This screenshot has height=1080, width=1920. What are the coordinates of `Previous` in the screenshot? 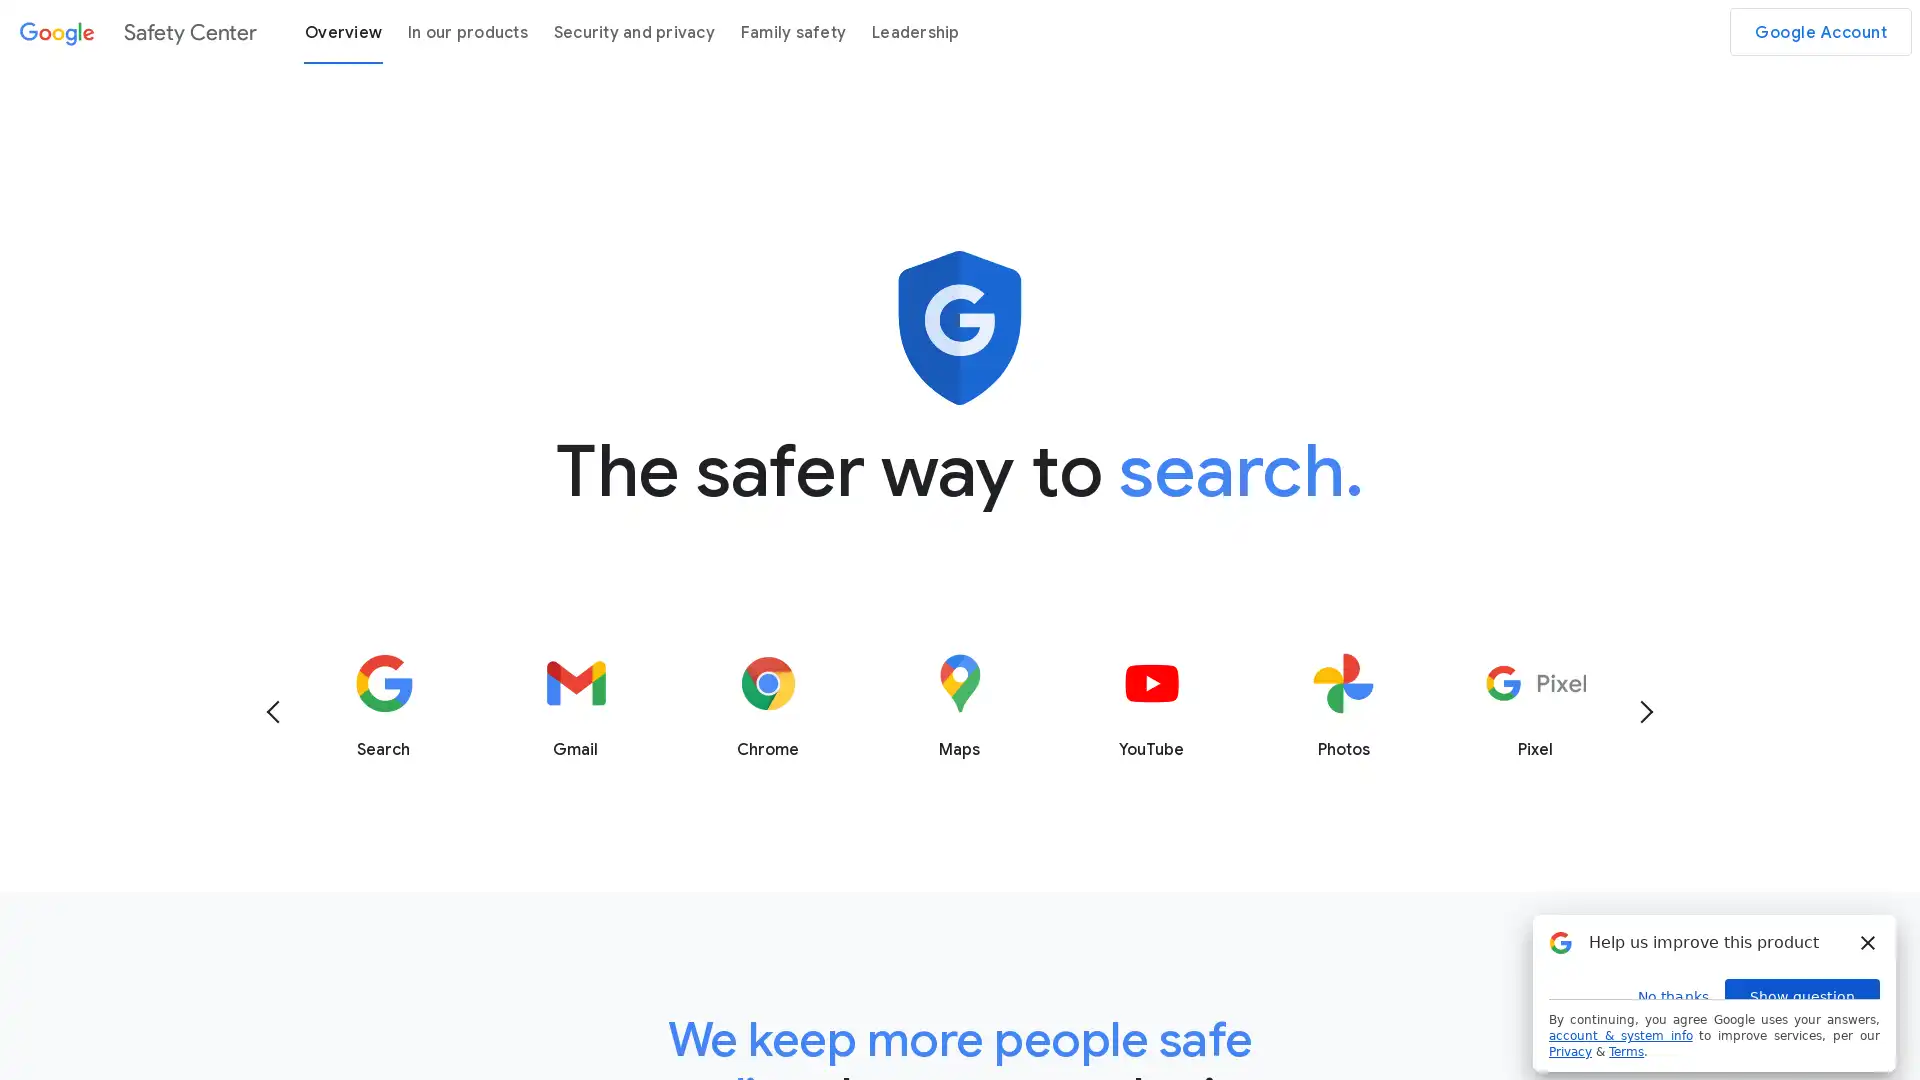 It's located at (272, 709).